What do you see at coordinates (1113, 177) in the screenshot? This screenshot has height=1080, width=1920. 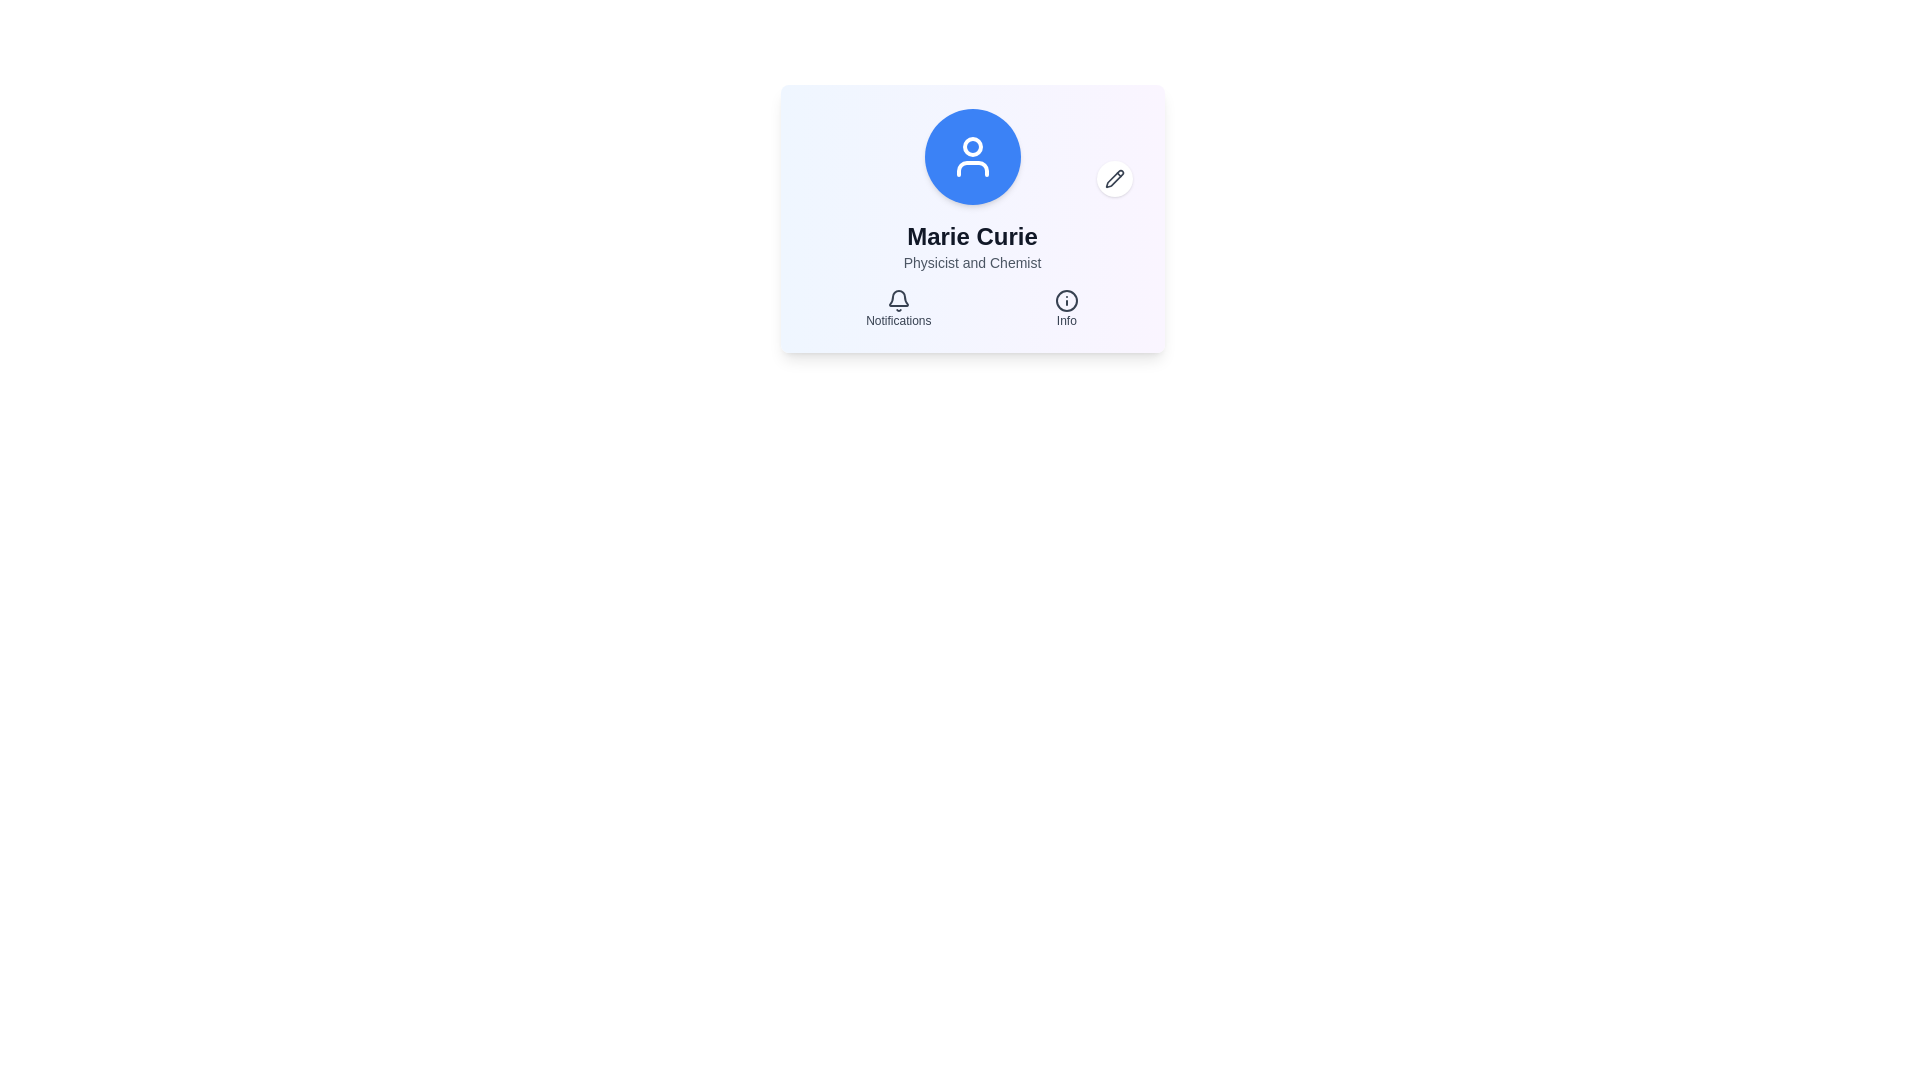 I see `the circular button containing the pencil icon for the edit function` at bounding box center [1113, 177].